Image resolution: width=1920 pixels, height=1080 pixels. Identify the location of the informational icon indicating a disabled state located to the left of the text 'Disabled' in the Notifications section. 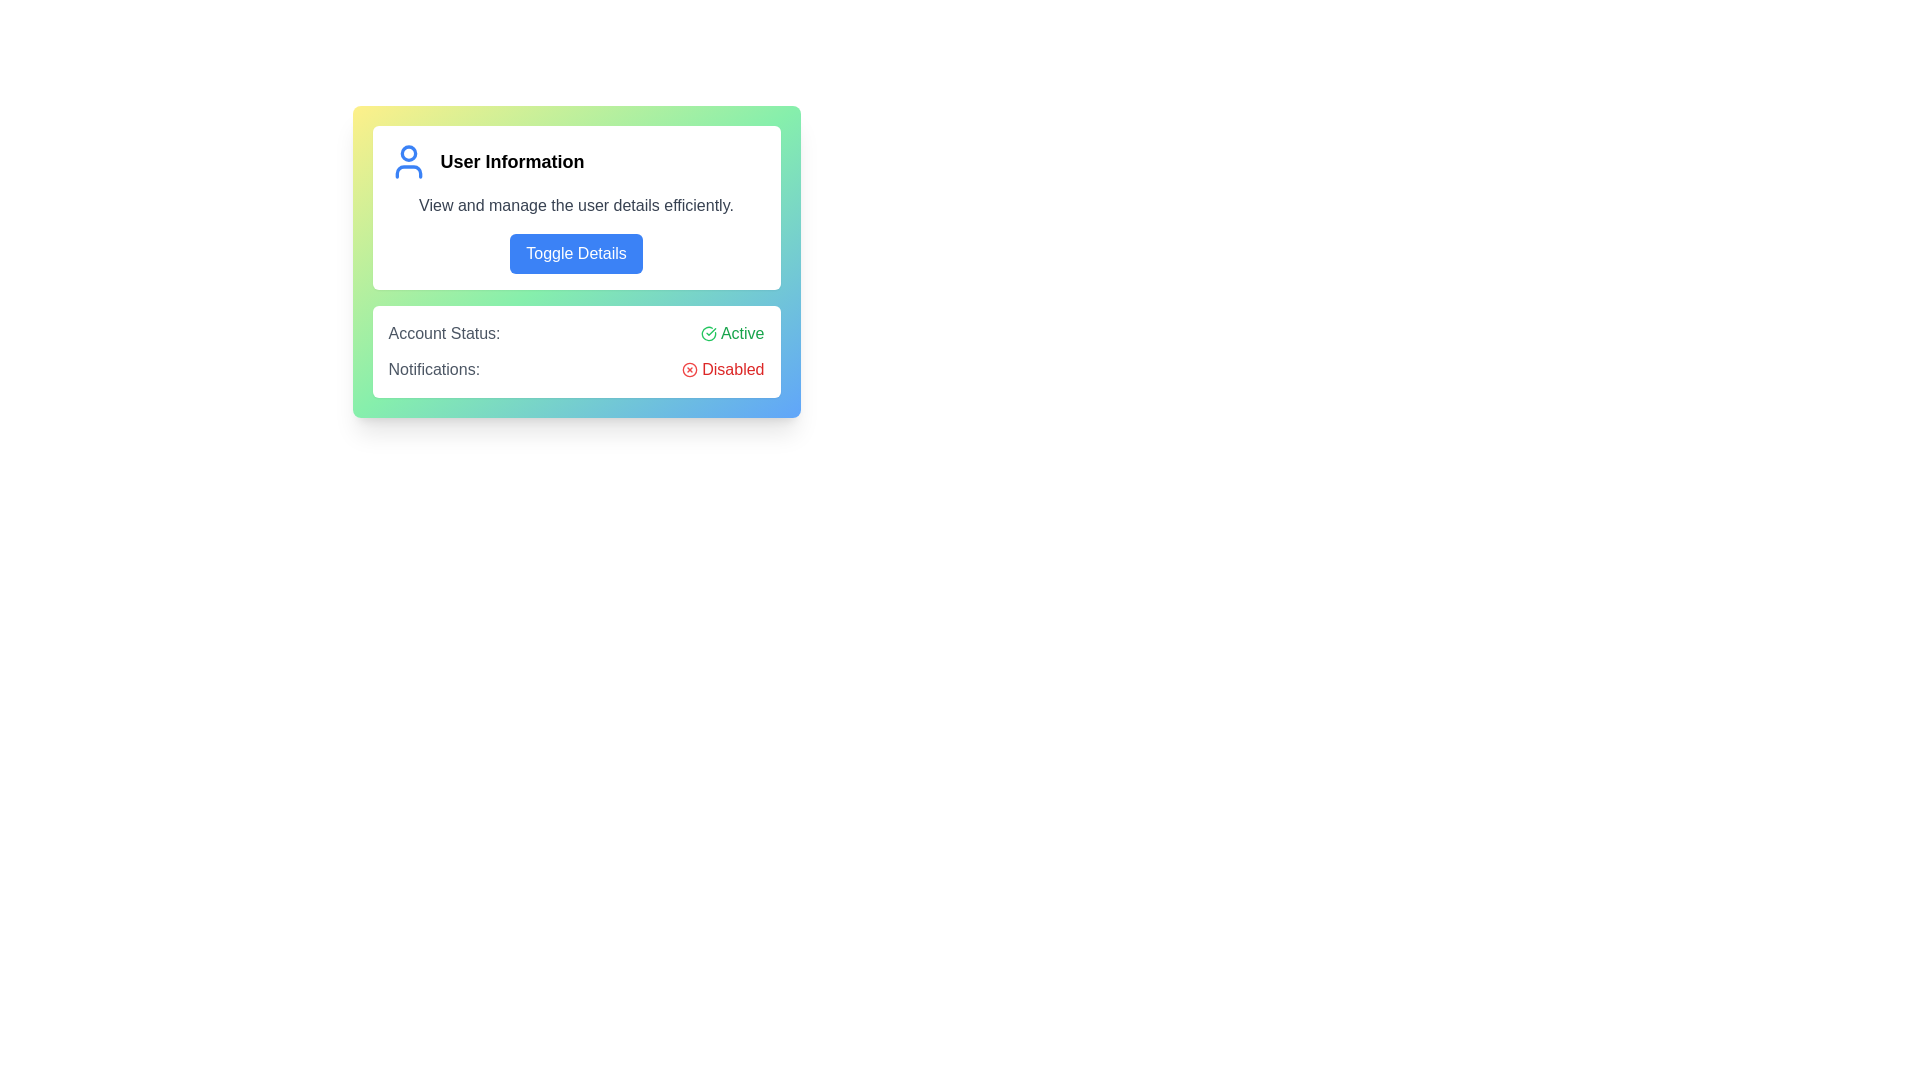
(690, 370).